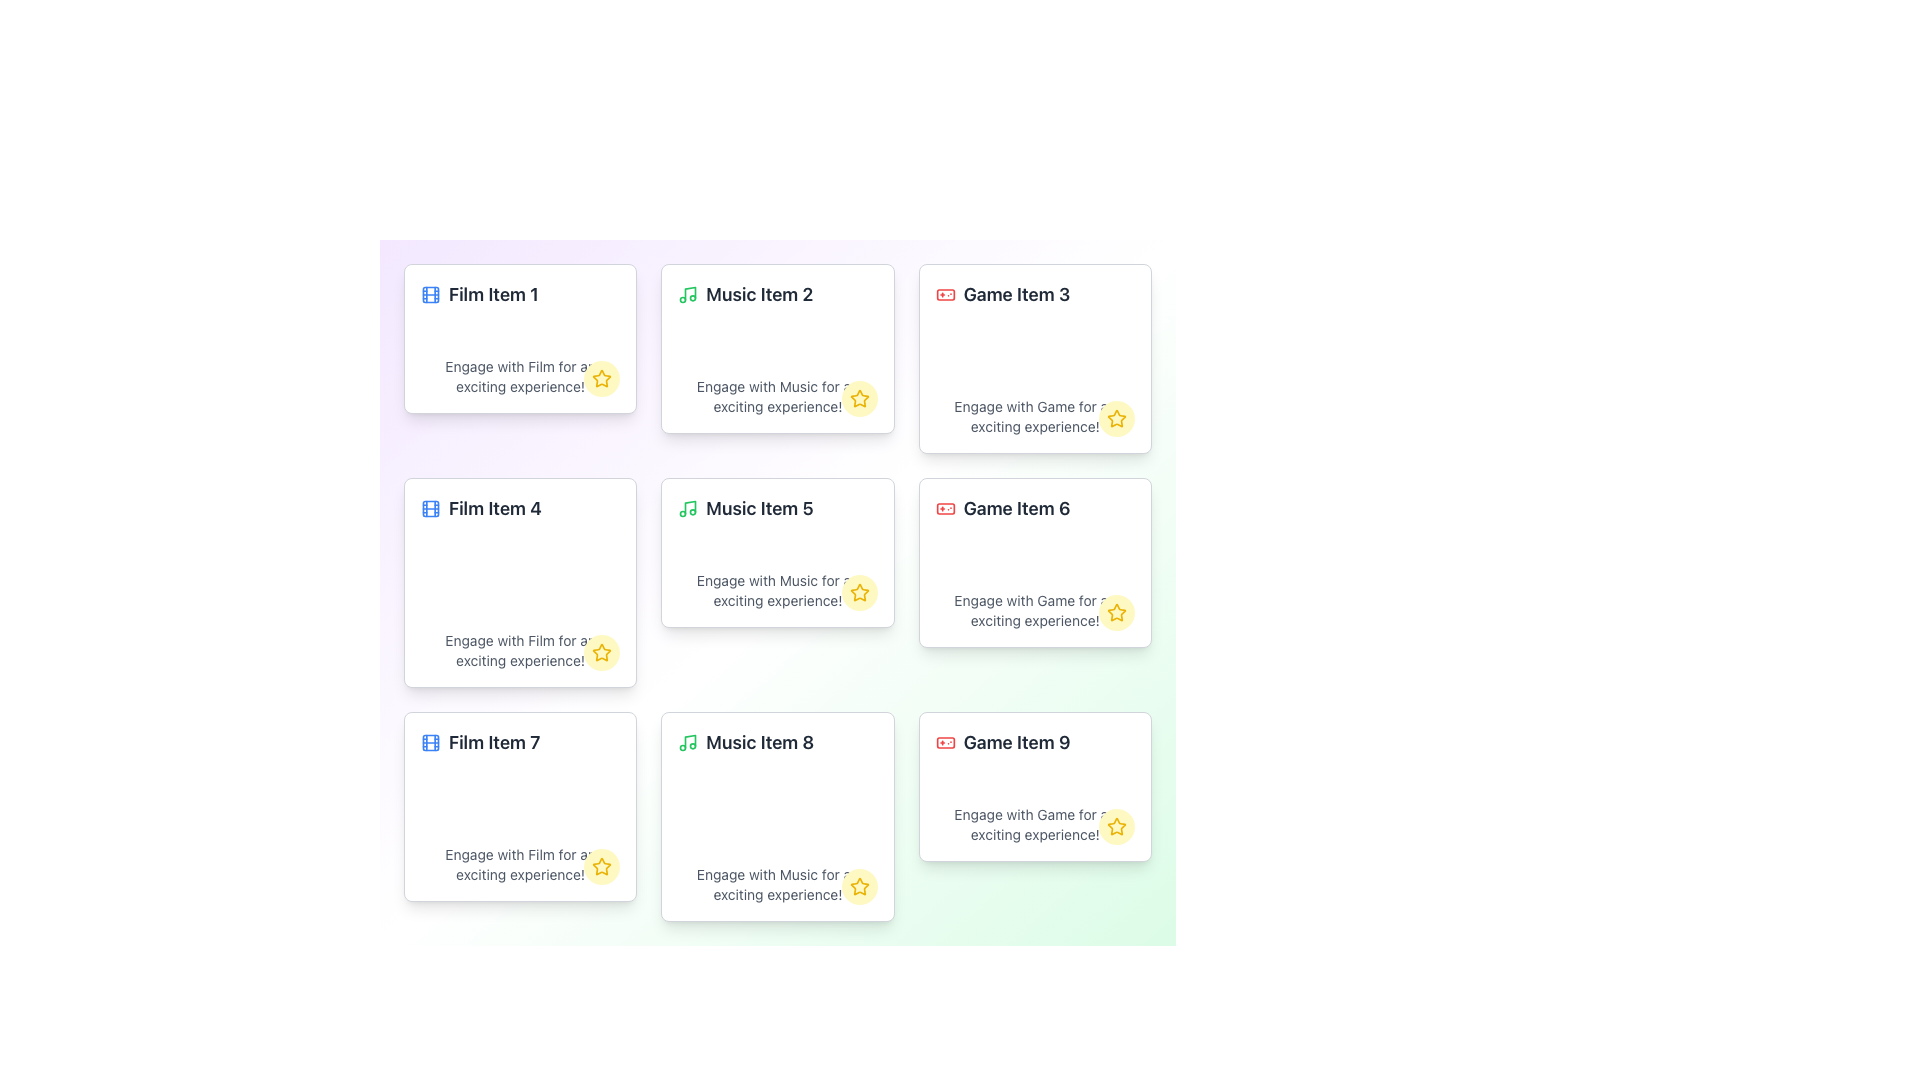 Image resolution: width=1920 pixels, height=1080 pixels. What do you see at coordinates (430, 294) in the screenshot?
I see `central rectangle of the filmstrip icon located above the text 'Film Item 1' in the top-left card of the grid layout` at bounding box center [430, 294].